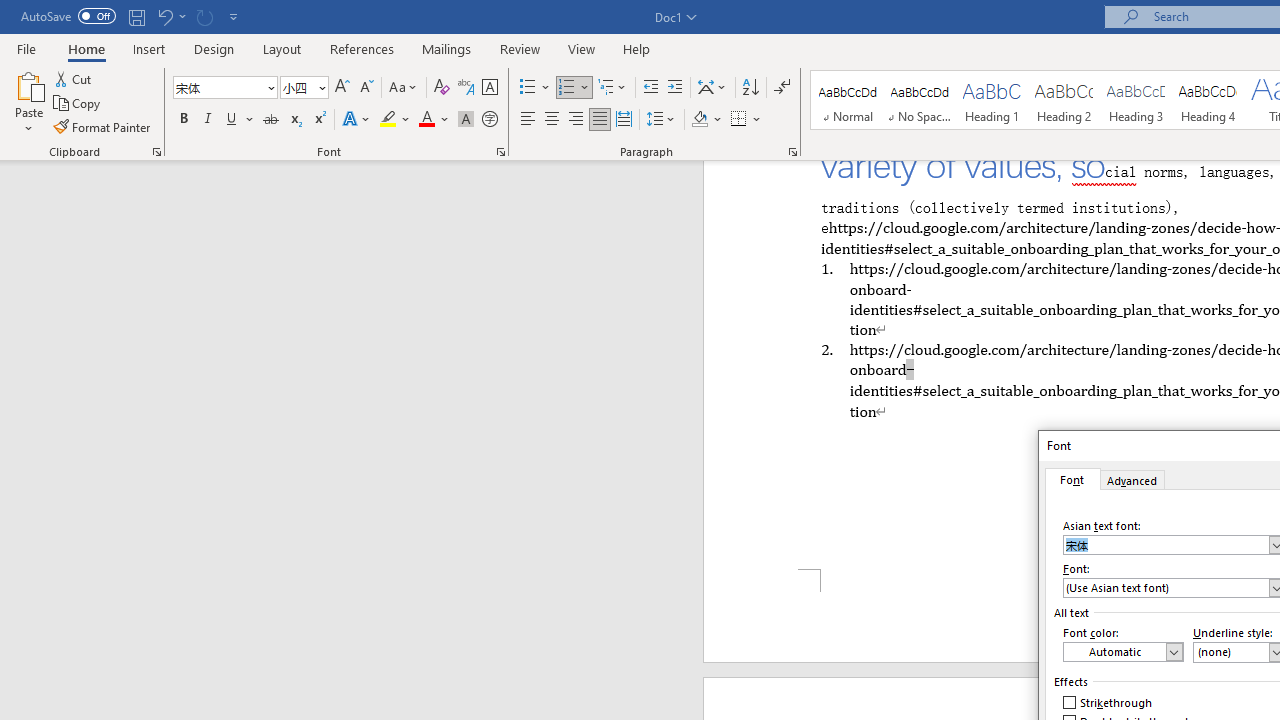 Image resolution: width=1280 pixels, height=720 pixels. Describe the element at coordinates (1123, 651) in the screenshot. I see `'Font Color (Automatic)'` at that location.